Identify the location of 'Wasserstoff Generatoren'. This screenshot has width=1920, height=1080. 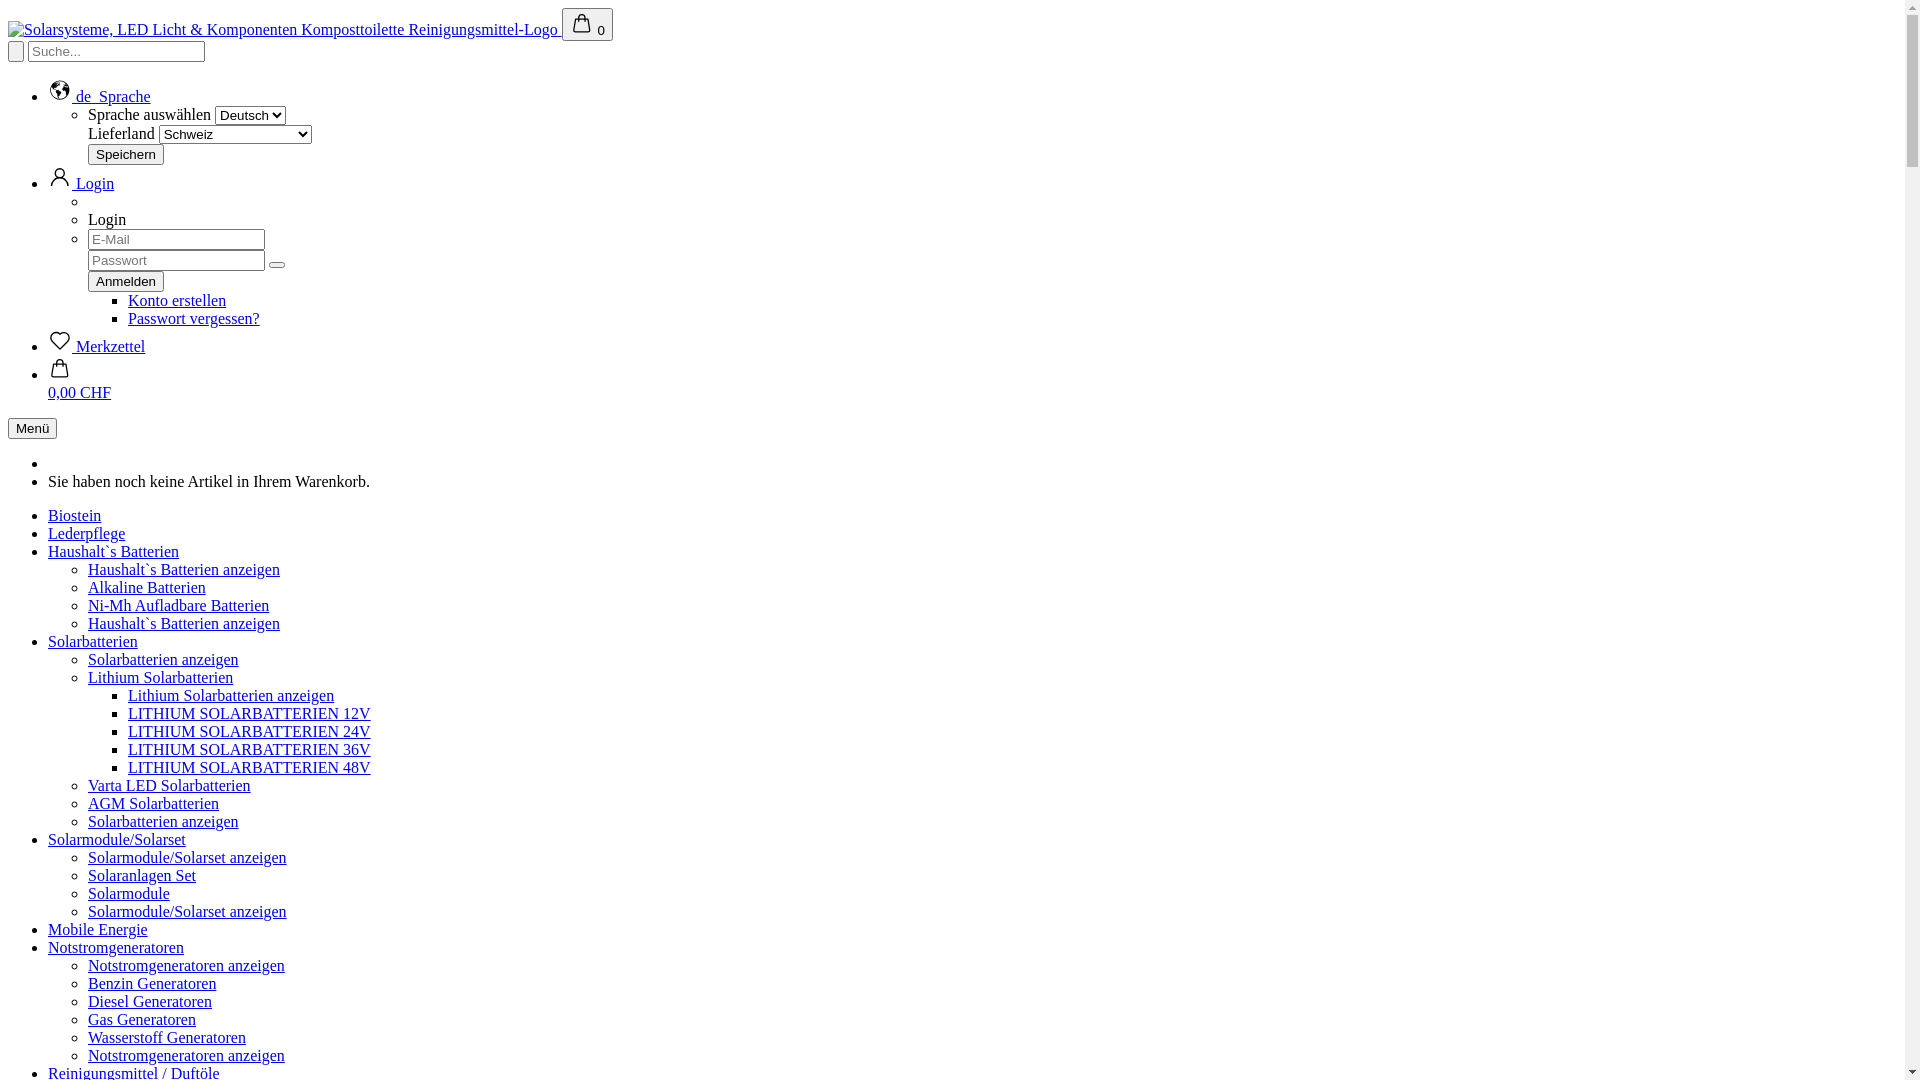
(167, 1036).